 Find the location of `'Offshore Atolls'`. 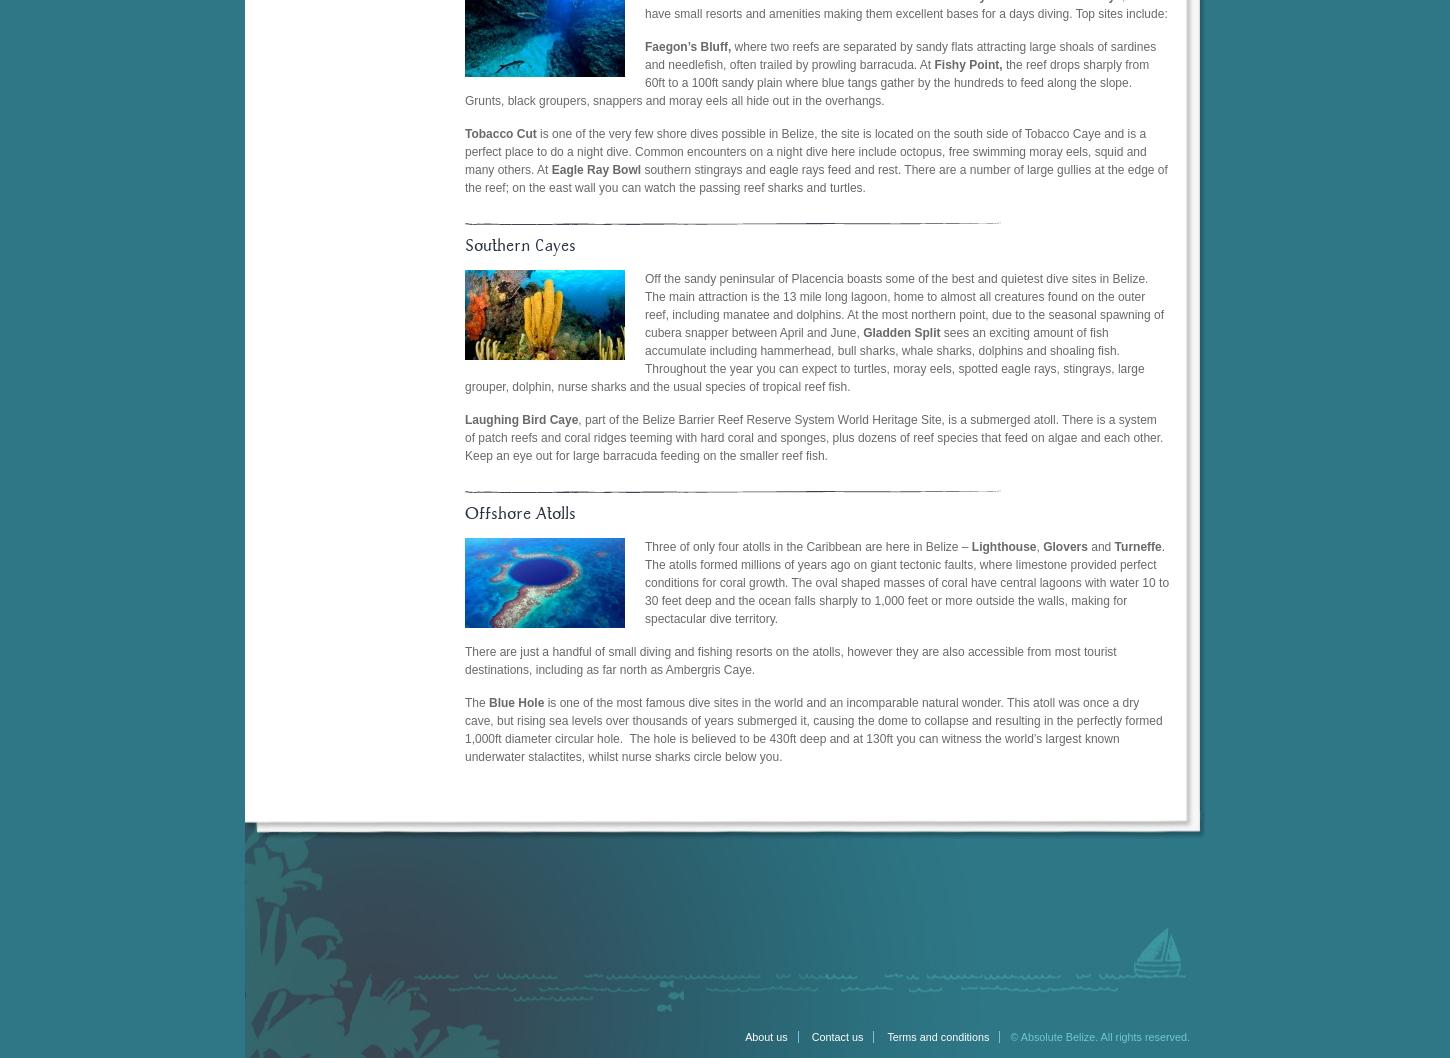

'Offshore Atolls' is located at coordinates (520, 512).